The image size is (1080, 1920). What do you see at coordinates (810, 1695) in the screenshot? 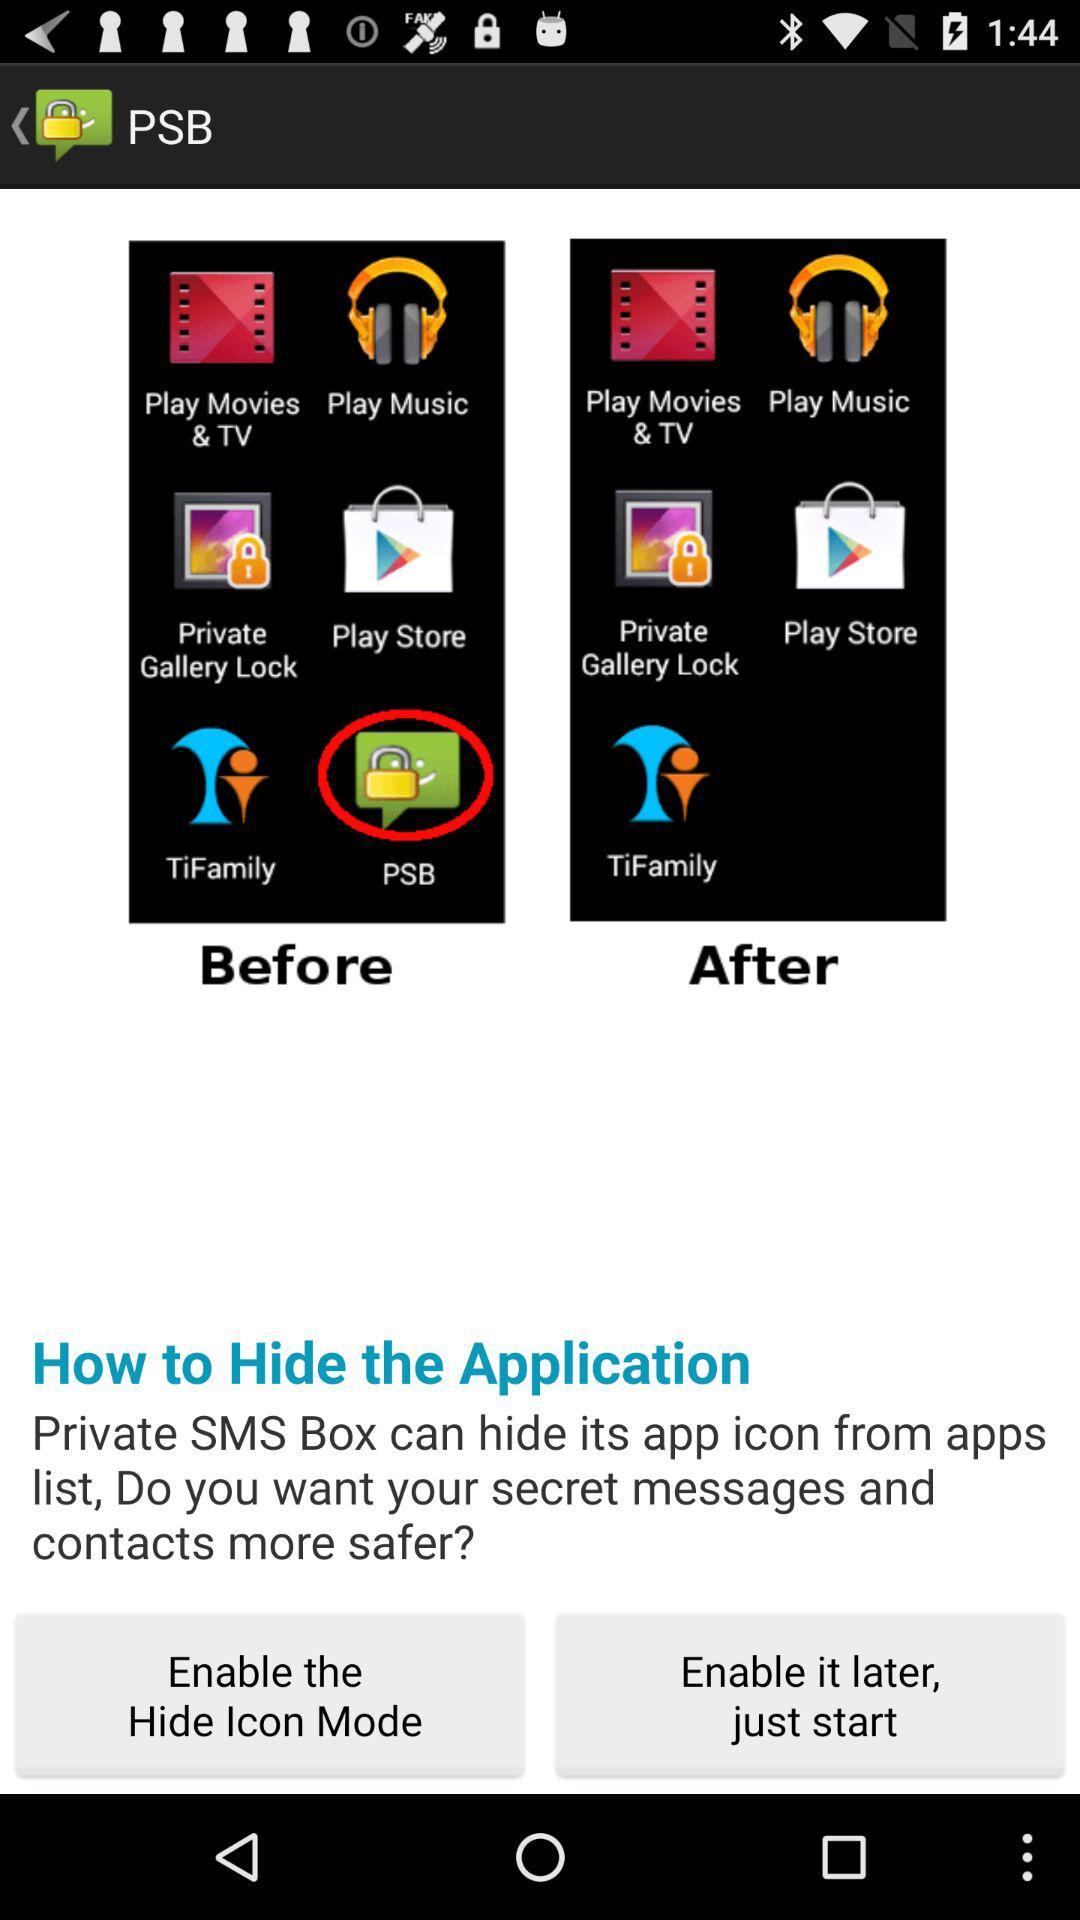
I see `the app below private sms box app` at bounding box center [810, 1695].